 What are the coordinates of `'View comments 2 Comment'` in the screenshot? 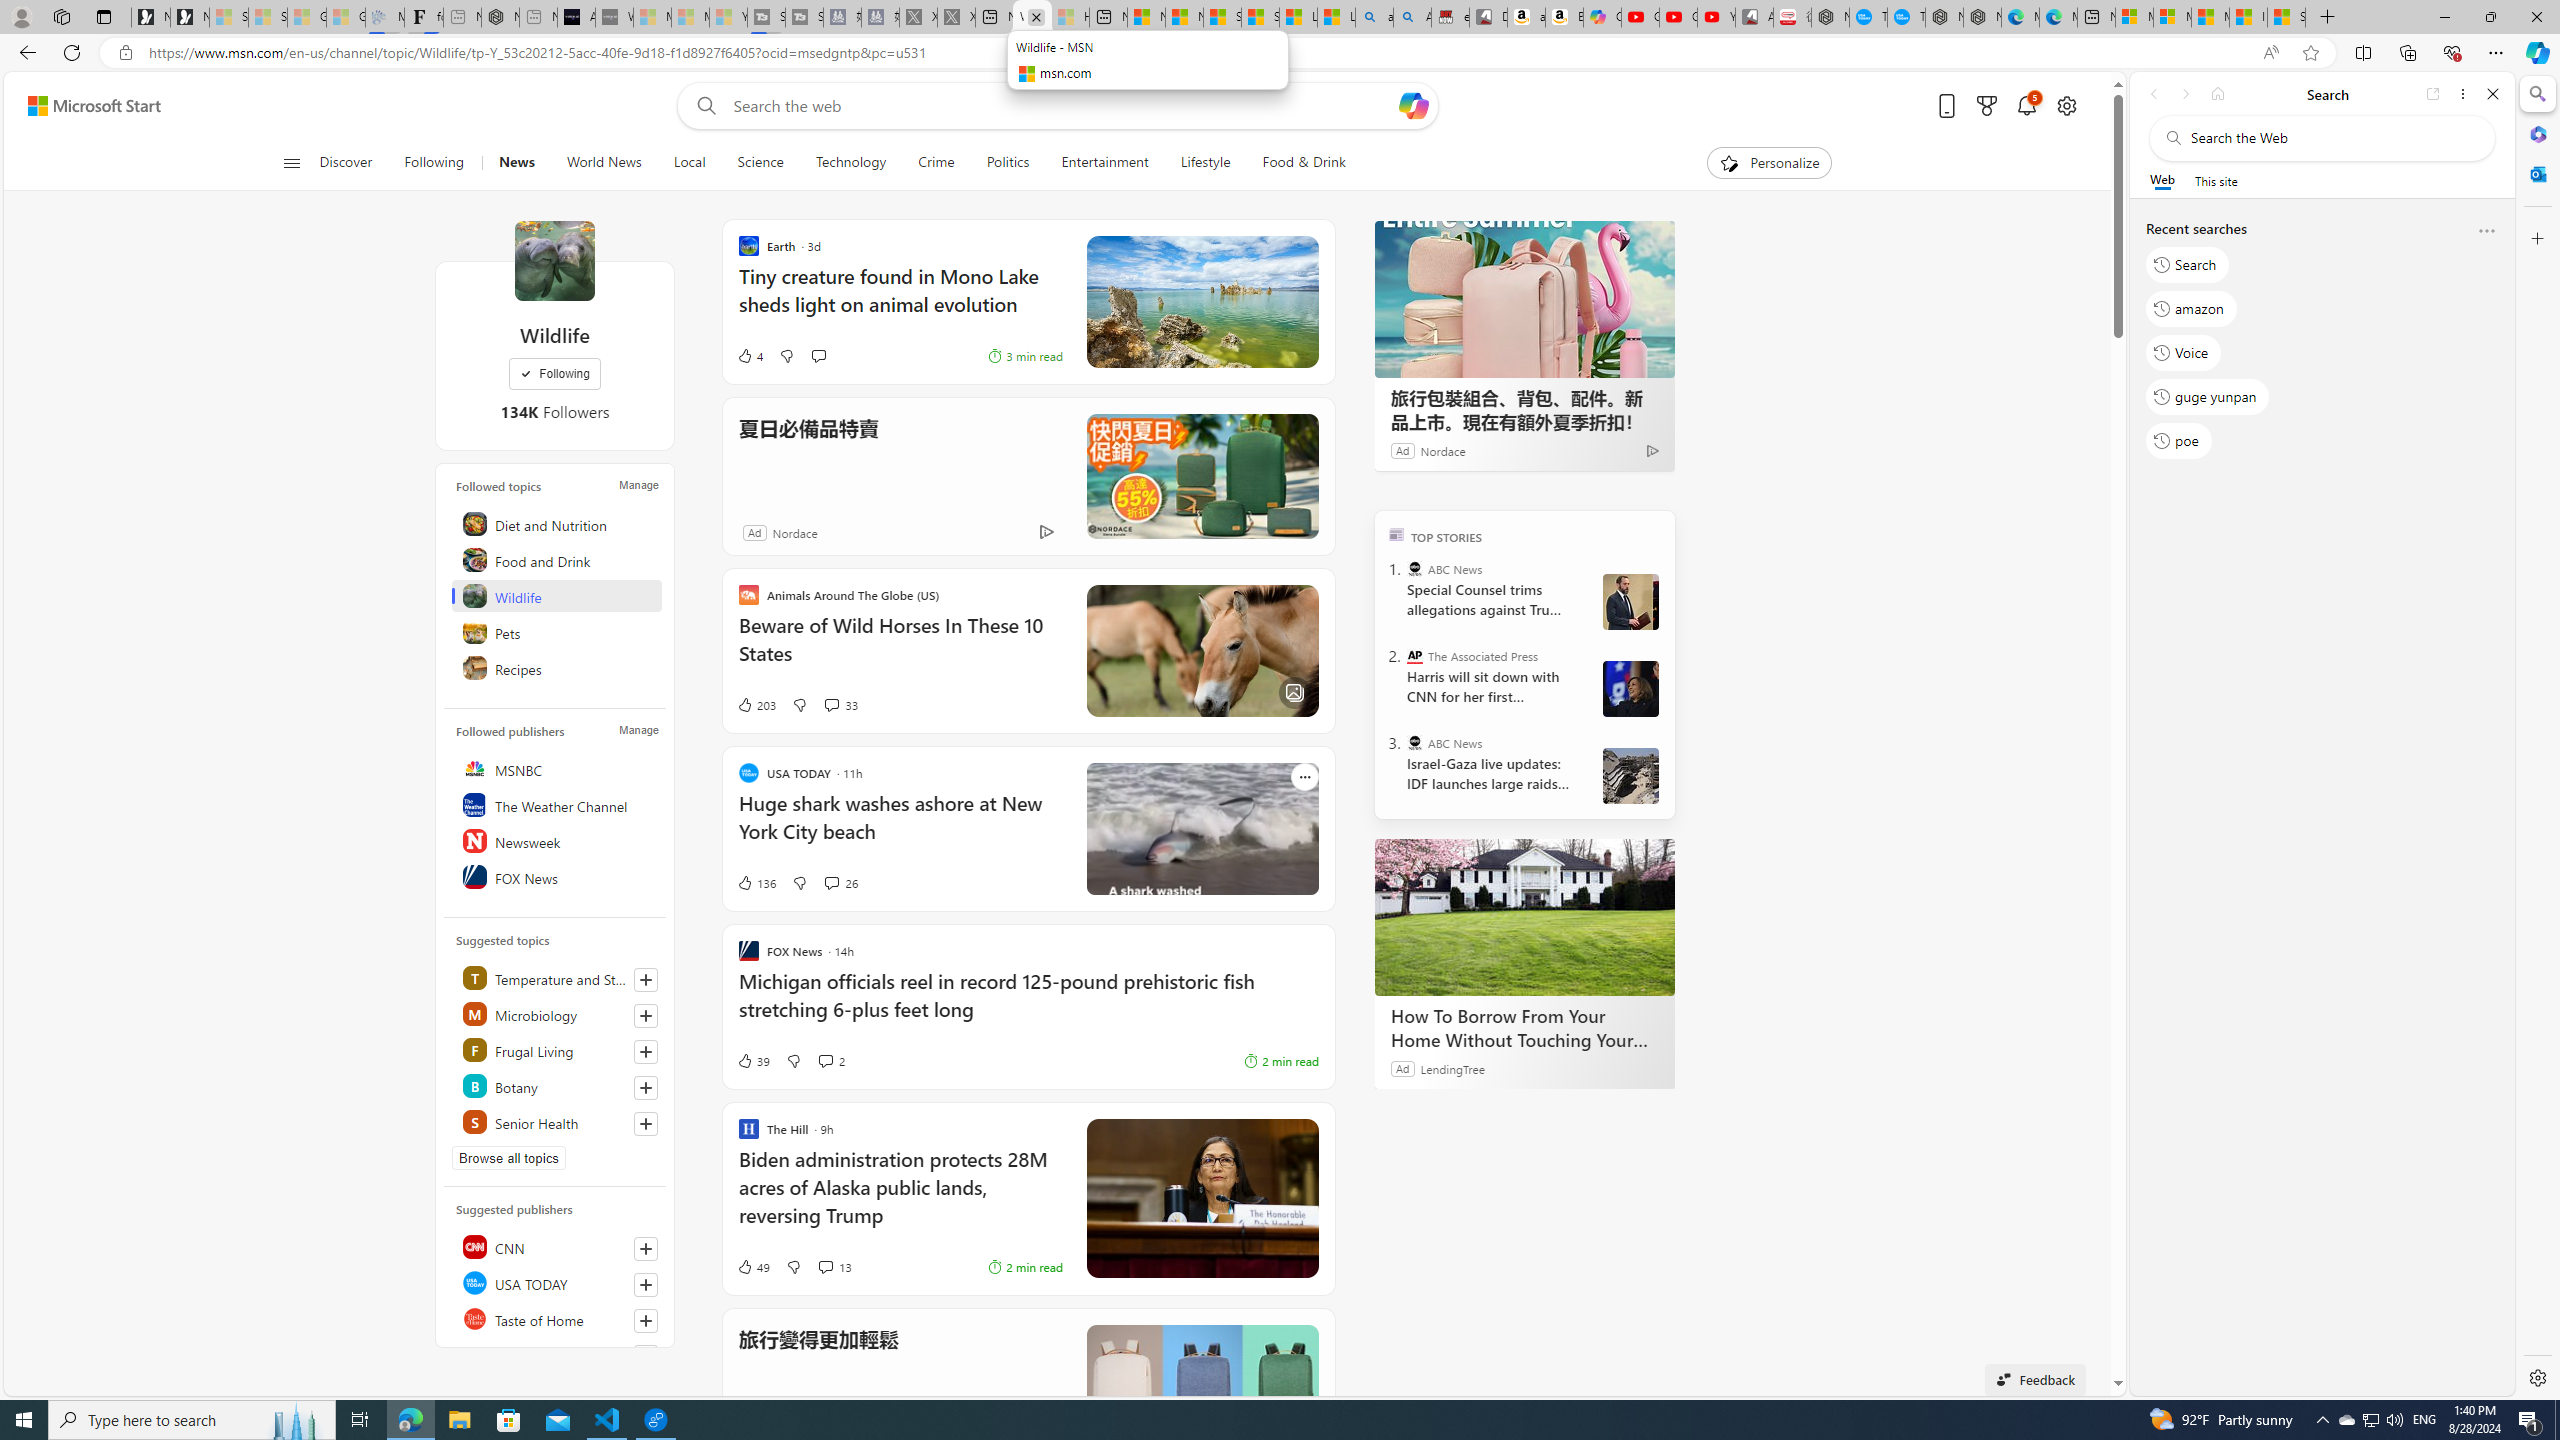 It's located at (829, 1060).